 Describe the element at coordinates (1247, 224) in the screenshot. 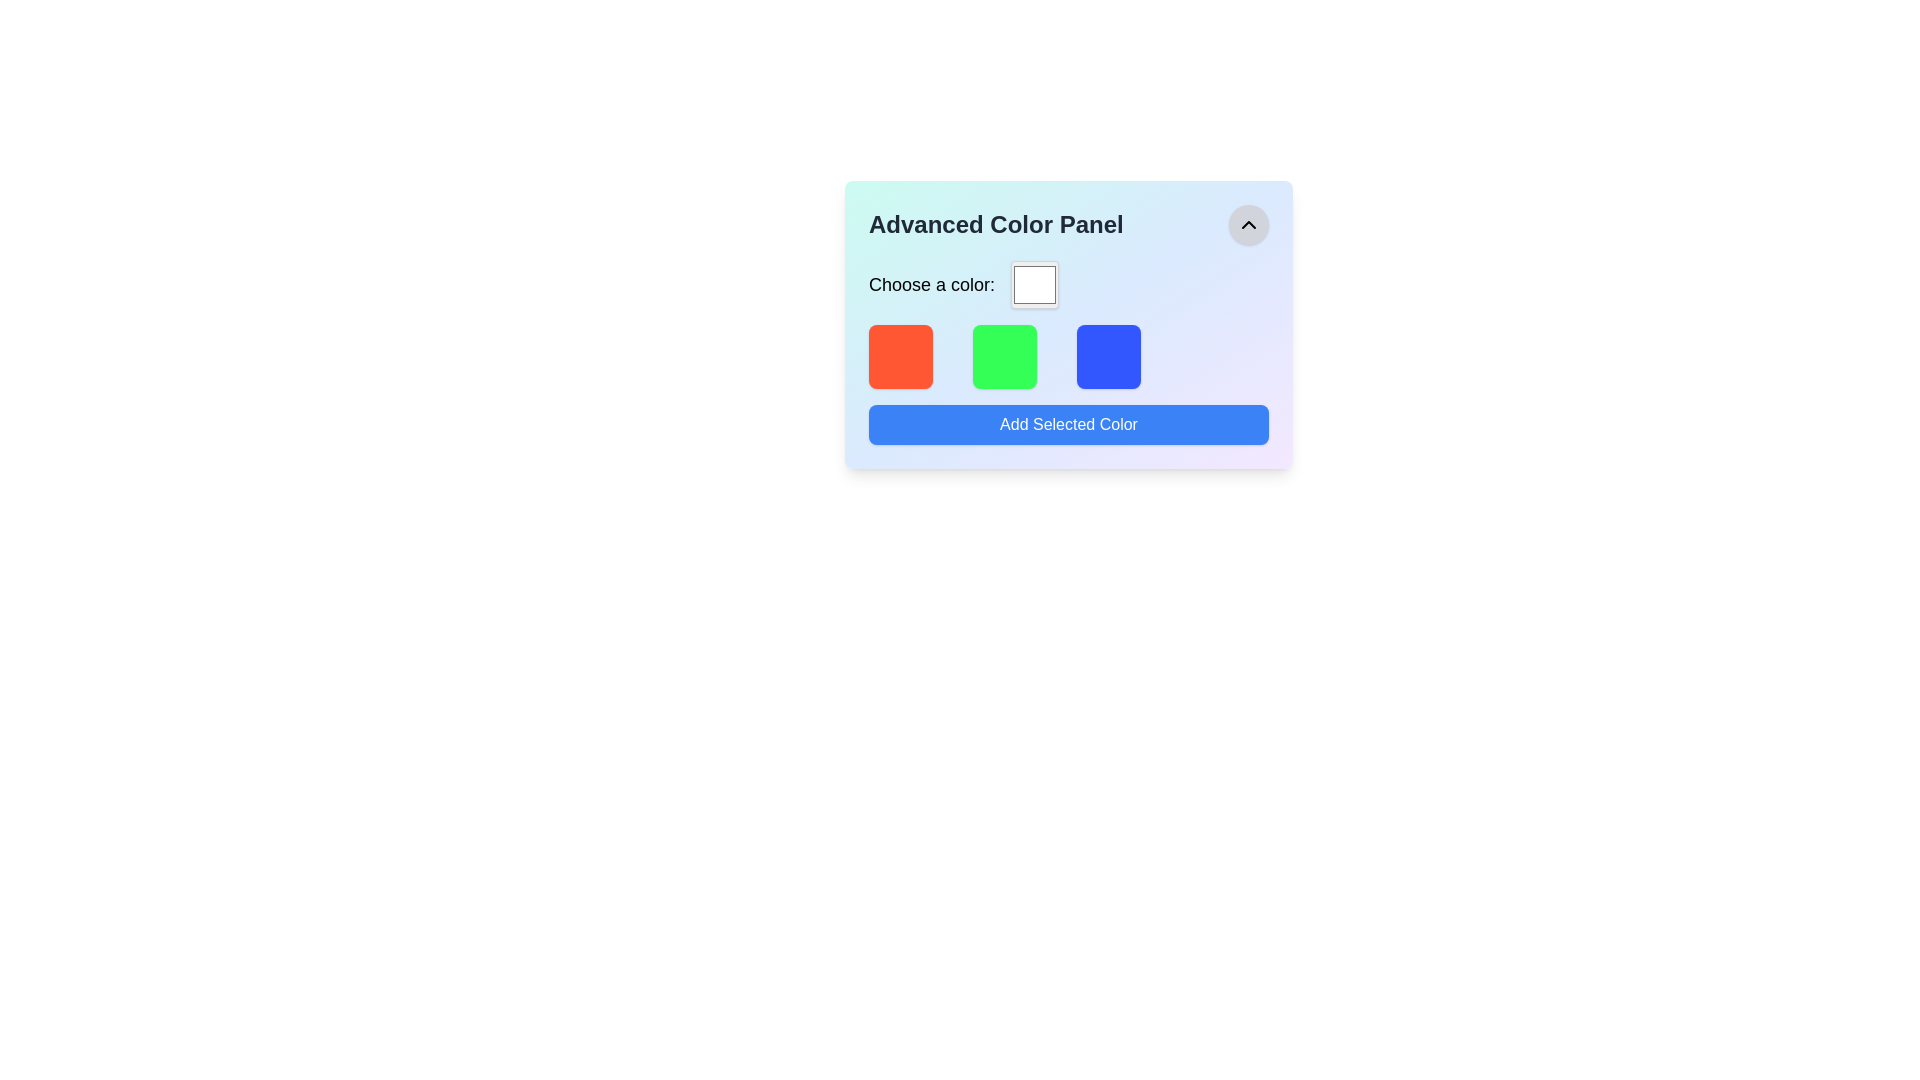

I see `the circular button icon located at the top right corner of the 'Advanced Color Panel', which has a gray background and subtle shadow, to receive potential feedback` at that location.